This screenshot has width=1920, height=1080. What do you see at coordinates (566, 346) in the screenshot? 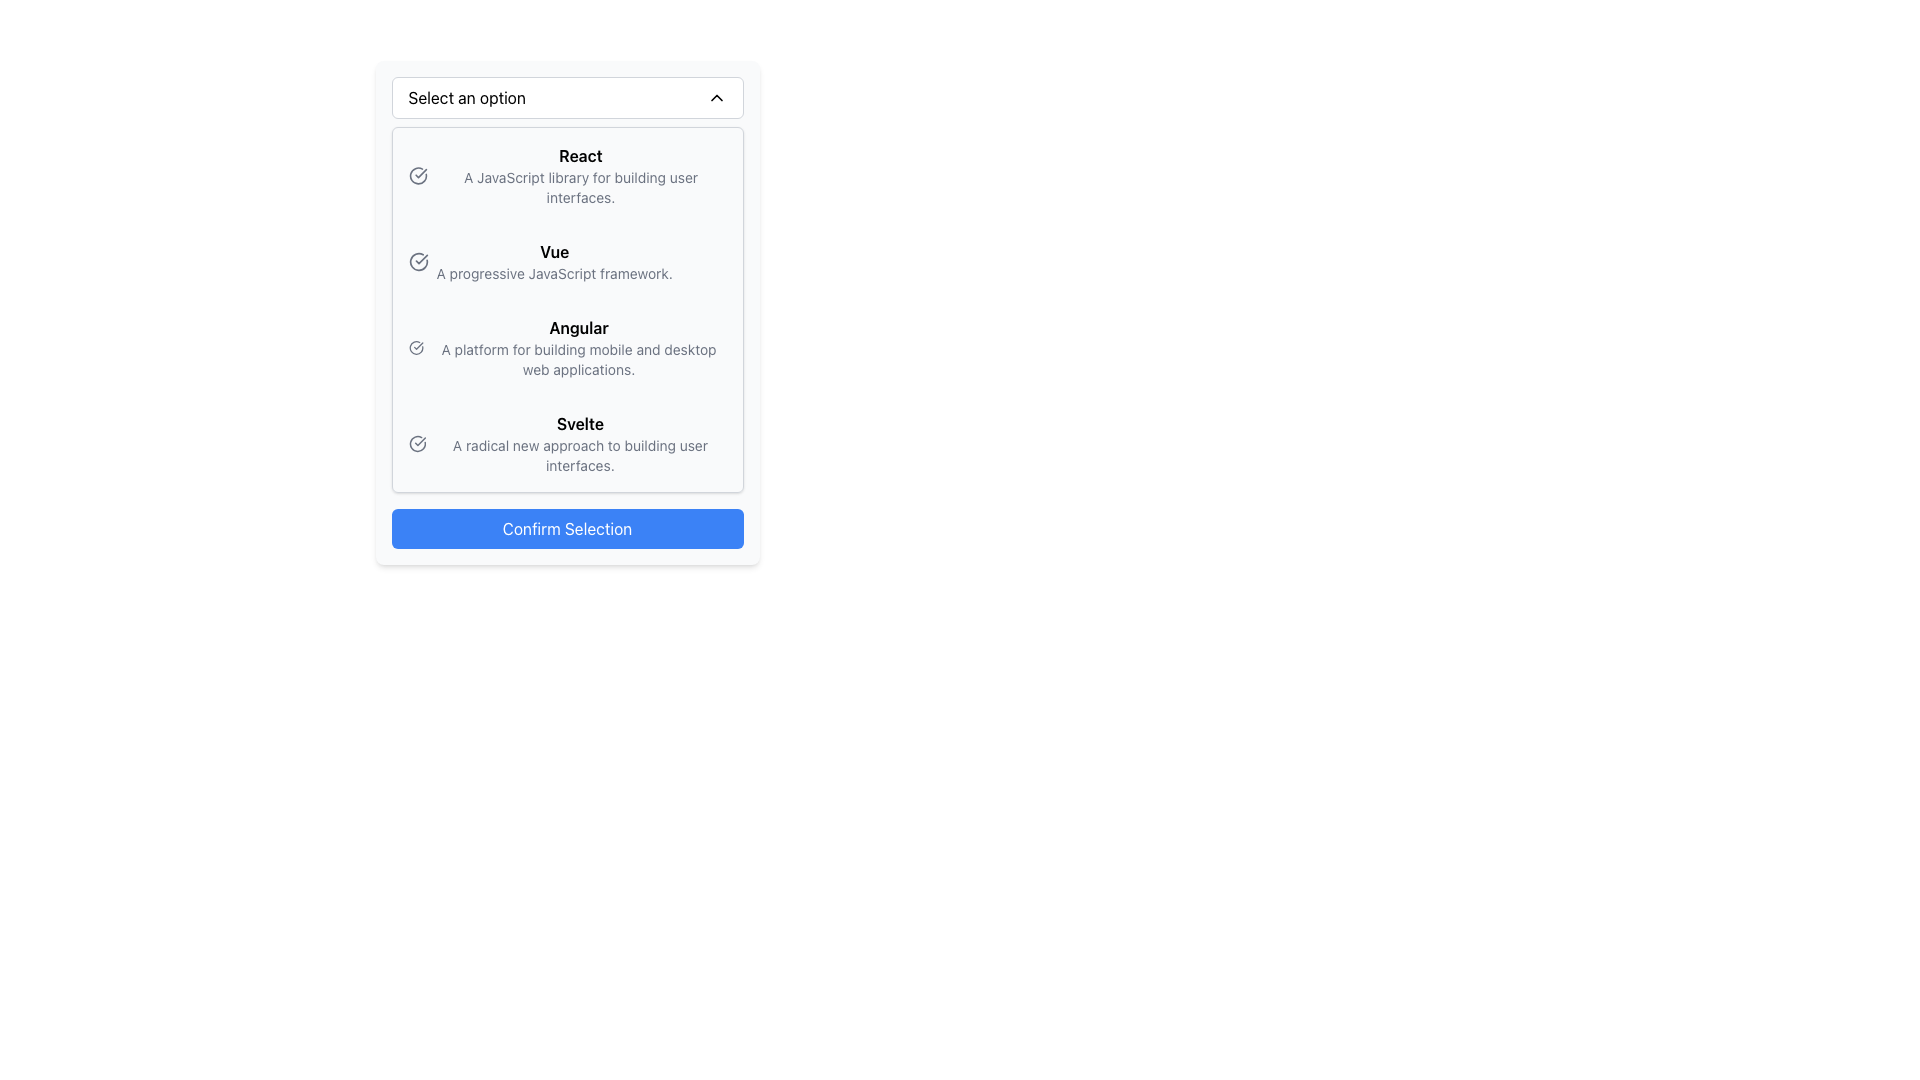
I see `the third option` at bounding box center [566, 346].